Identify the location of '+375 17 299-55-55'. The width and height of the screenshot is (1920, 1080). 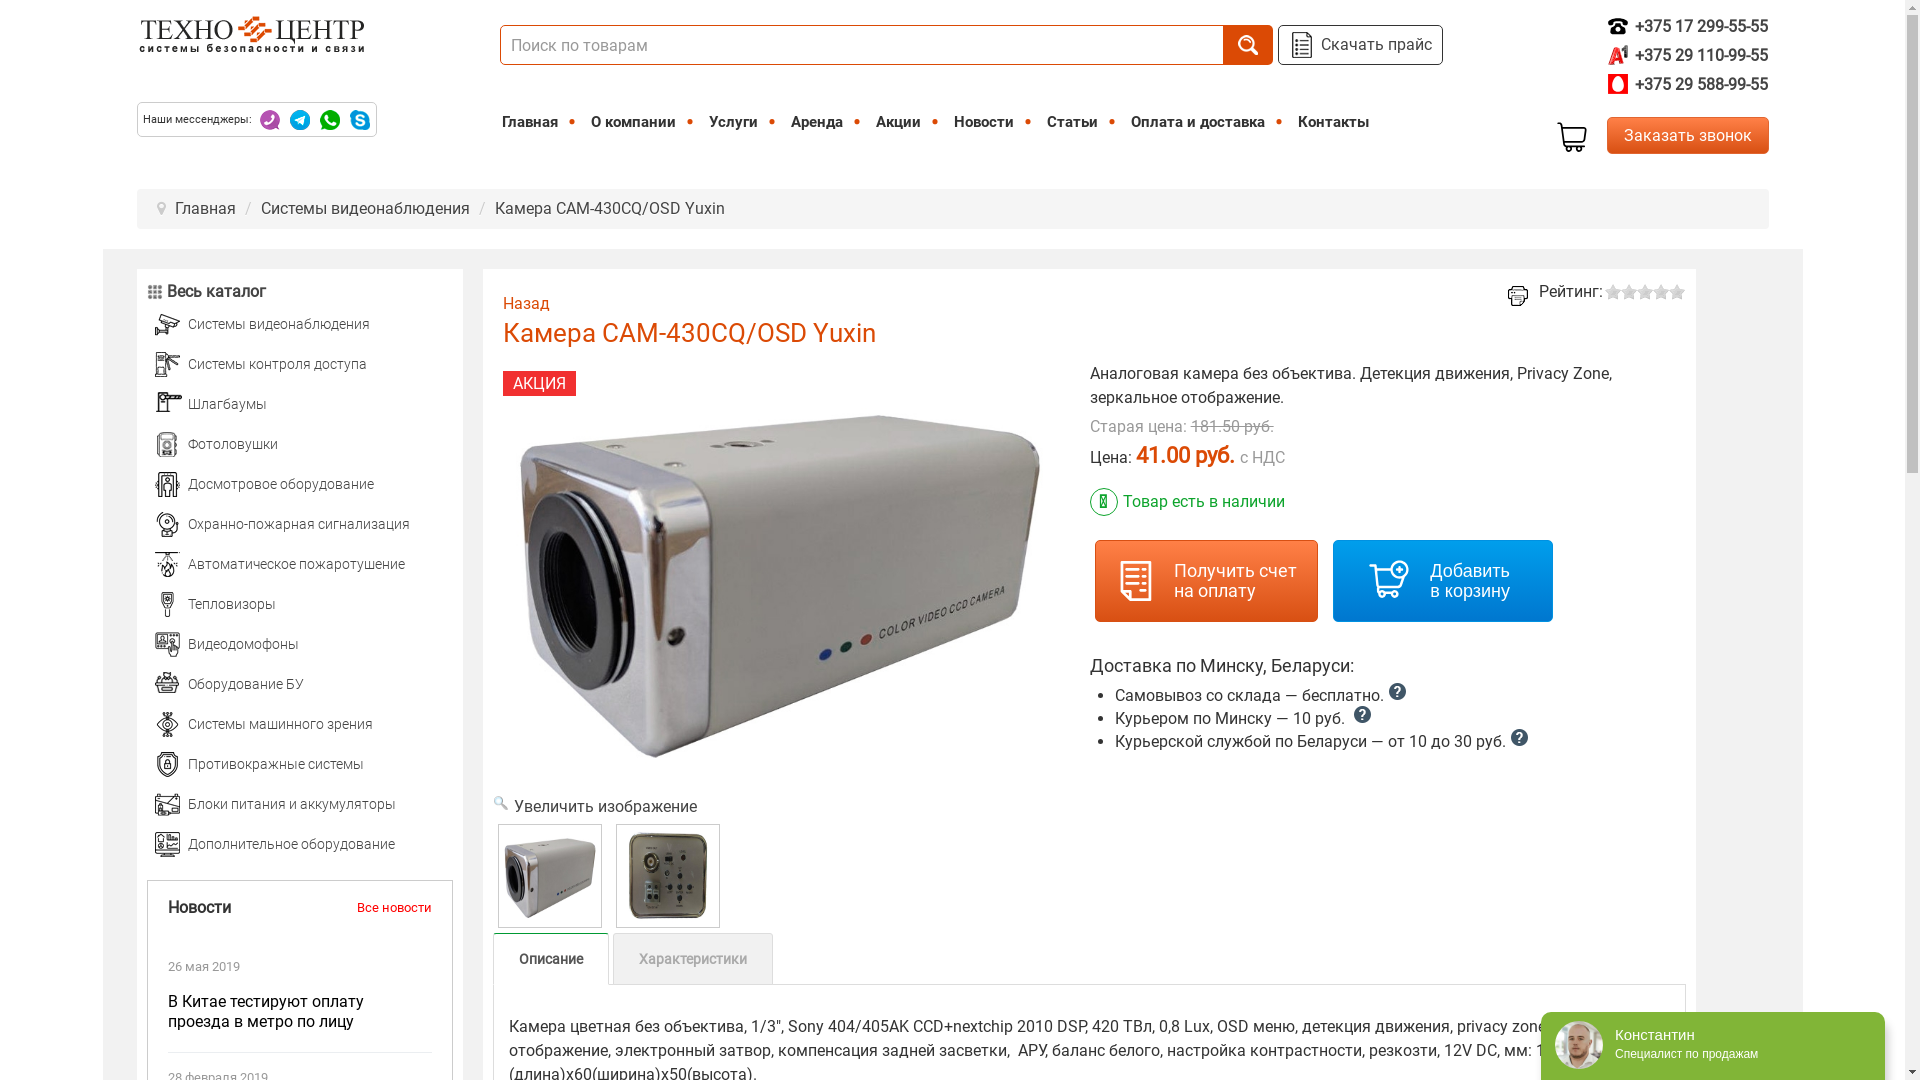
(1687, 26).